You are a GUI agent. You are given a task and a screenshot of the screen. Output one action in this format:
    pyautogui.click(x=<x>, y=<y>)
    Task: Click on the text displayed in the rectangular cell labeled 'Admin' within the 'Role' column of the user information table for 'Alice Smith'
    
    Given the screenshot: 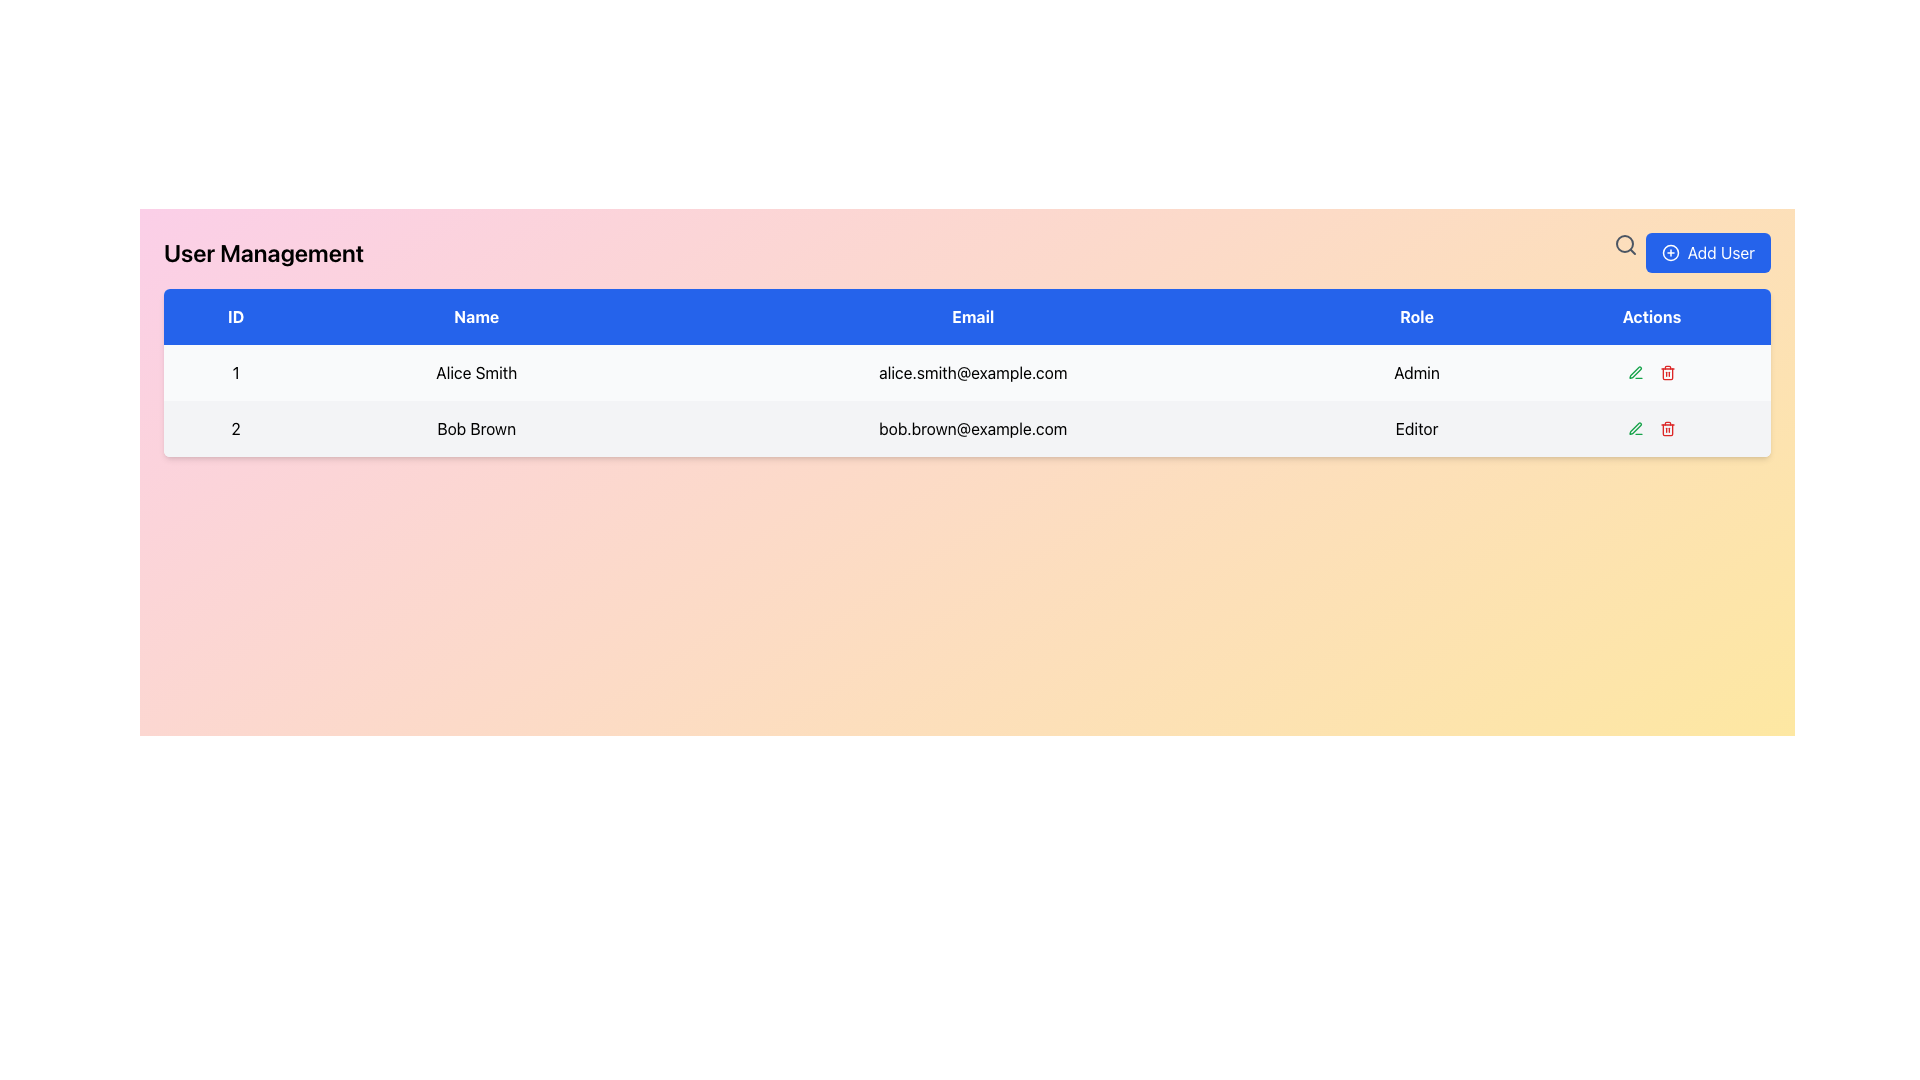 What is the action you would take?
    pyautogui.click(x=1415, y=373)
    